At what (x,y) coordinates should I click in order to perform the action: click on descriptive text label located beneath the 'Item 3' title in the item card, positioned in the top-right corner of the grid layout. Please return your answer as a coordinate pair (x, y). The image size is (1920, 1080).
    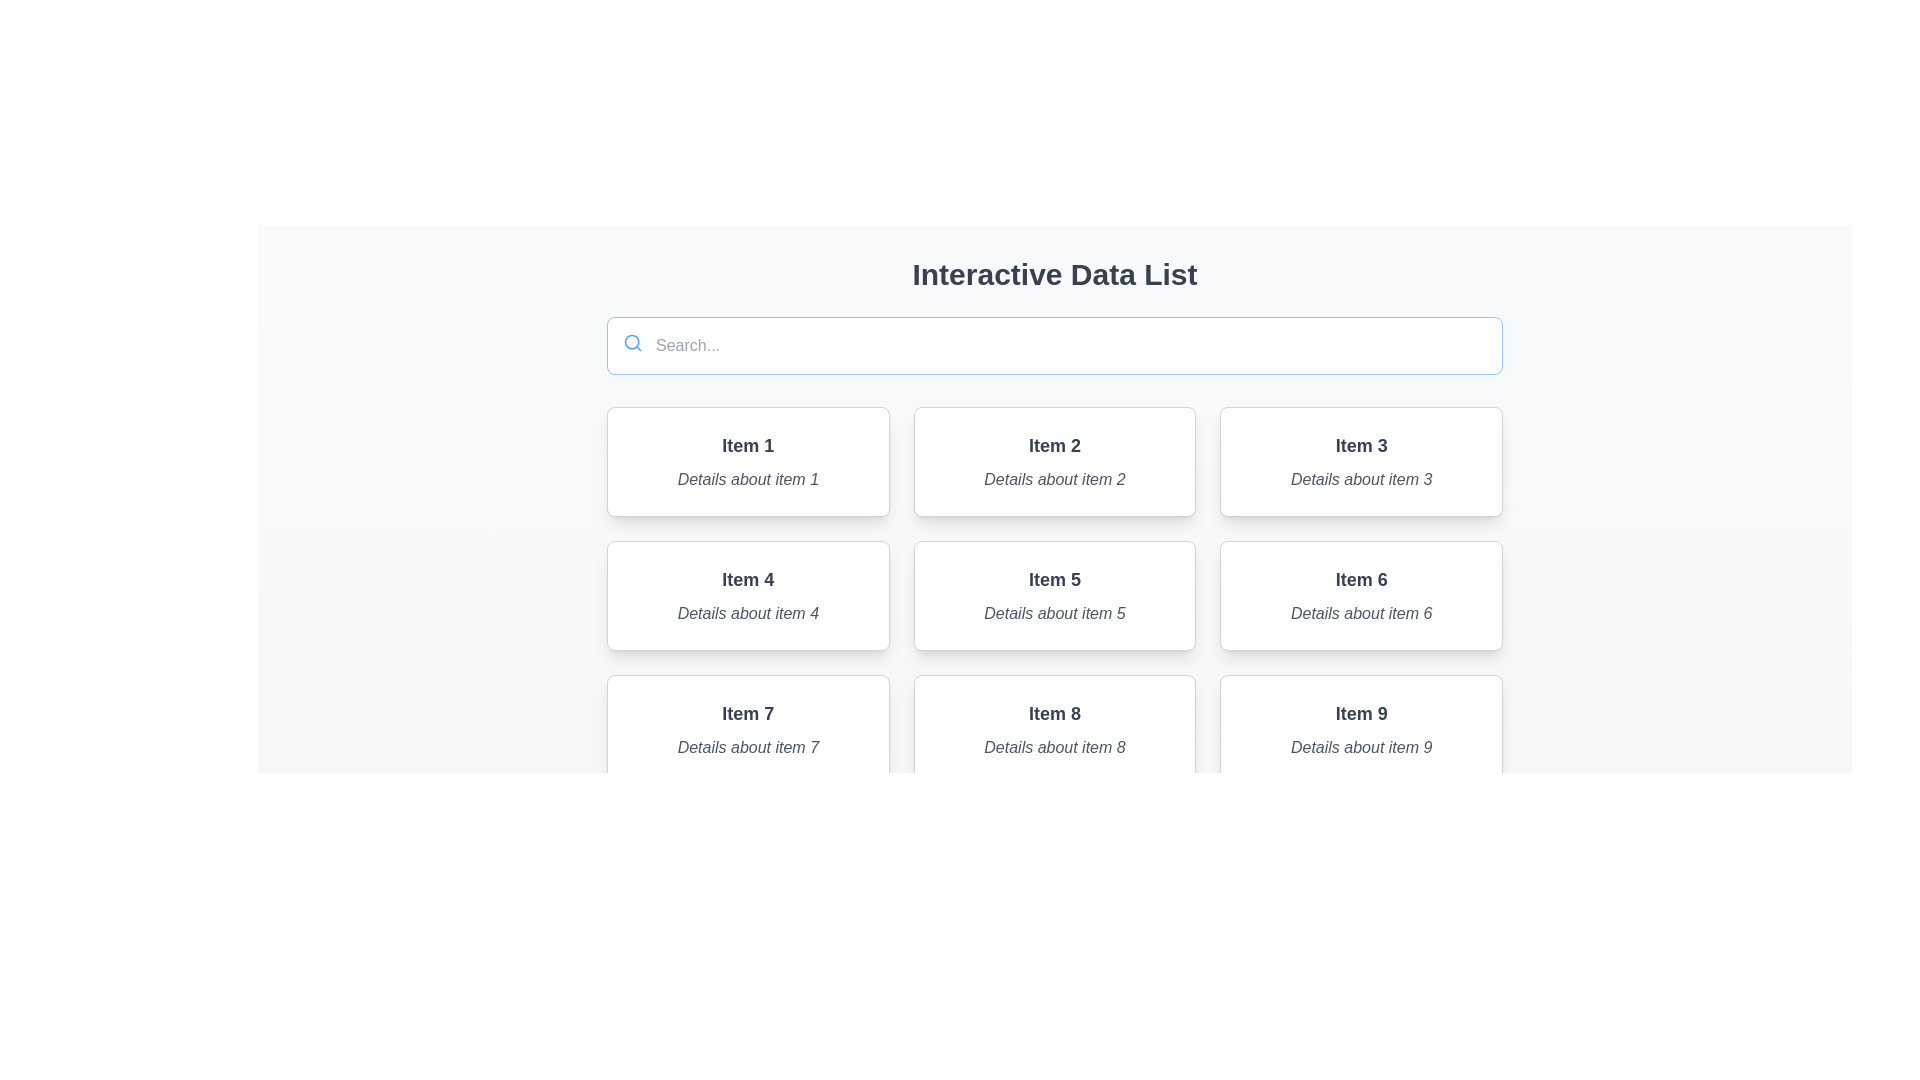
    Looking at the image, I should click on (1360, 479).